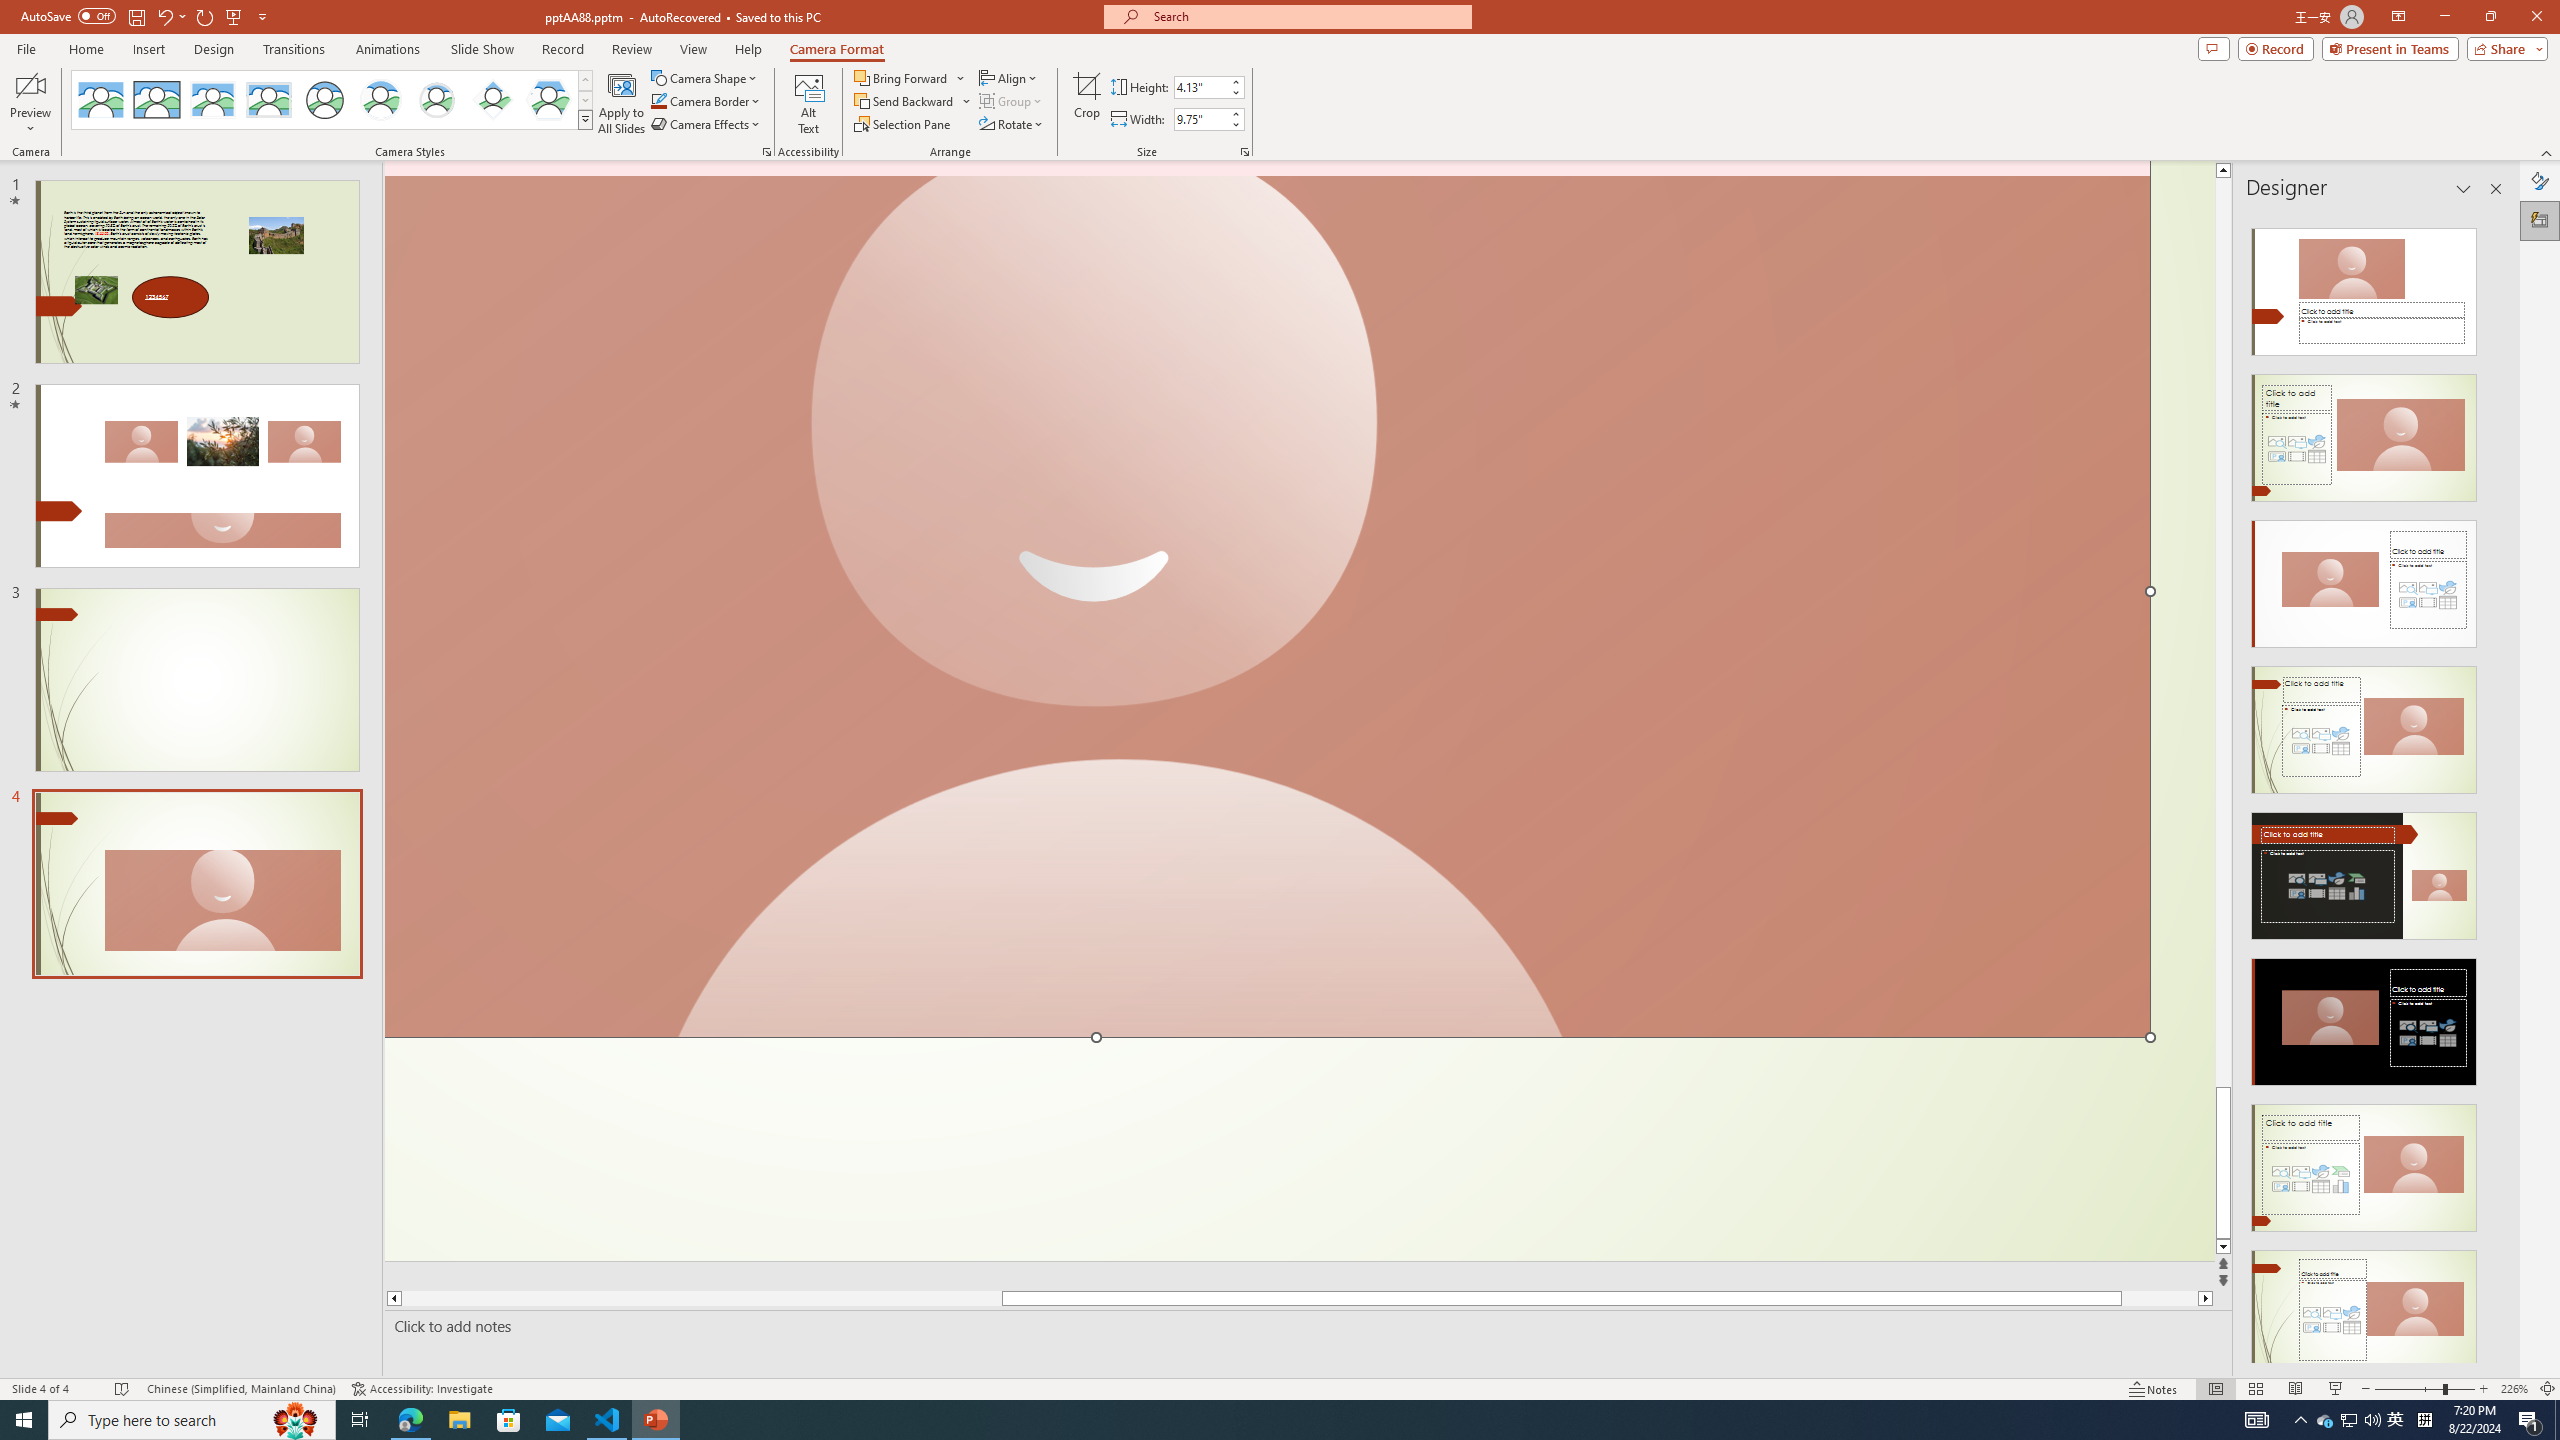 The image size is (2560, 1440). I want to click on 'Enable Camera Preview', so click(29, 84).